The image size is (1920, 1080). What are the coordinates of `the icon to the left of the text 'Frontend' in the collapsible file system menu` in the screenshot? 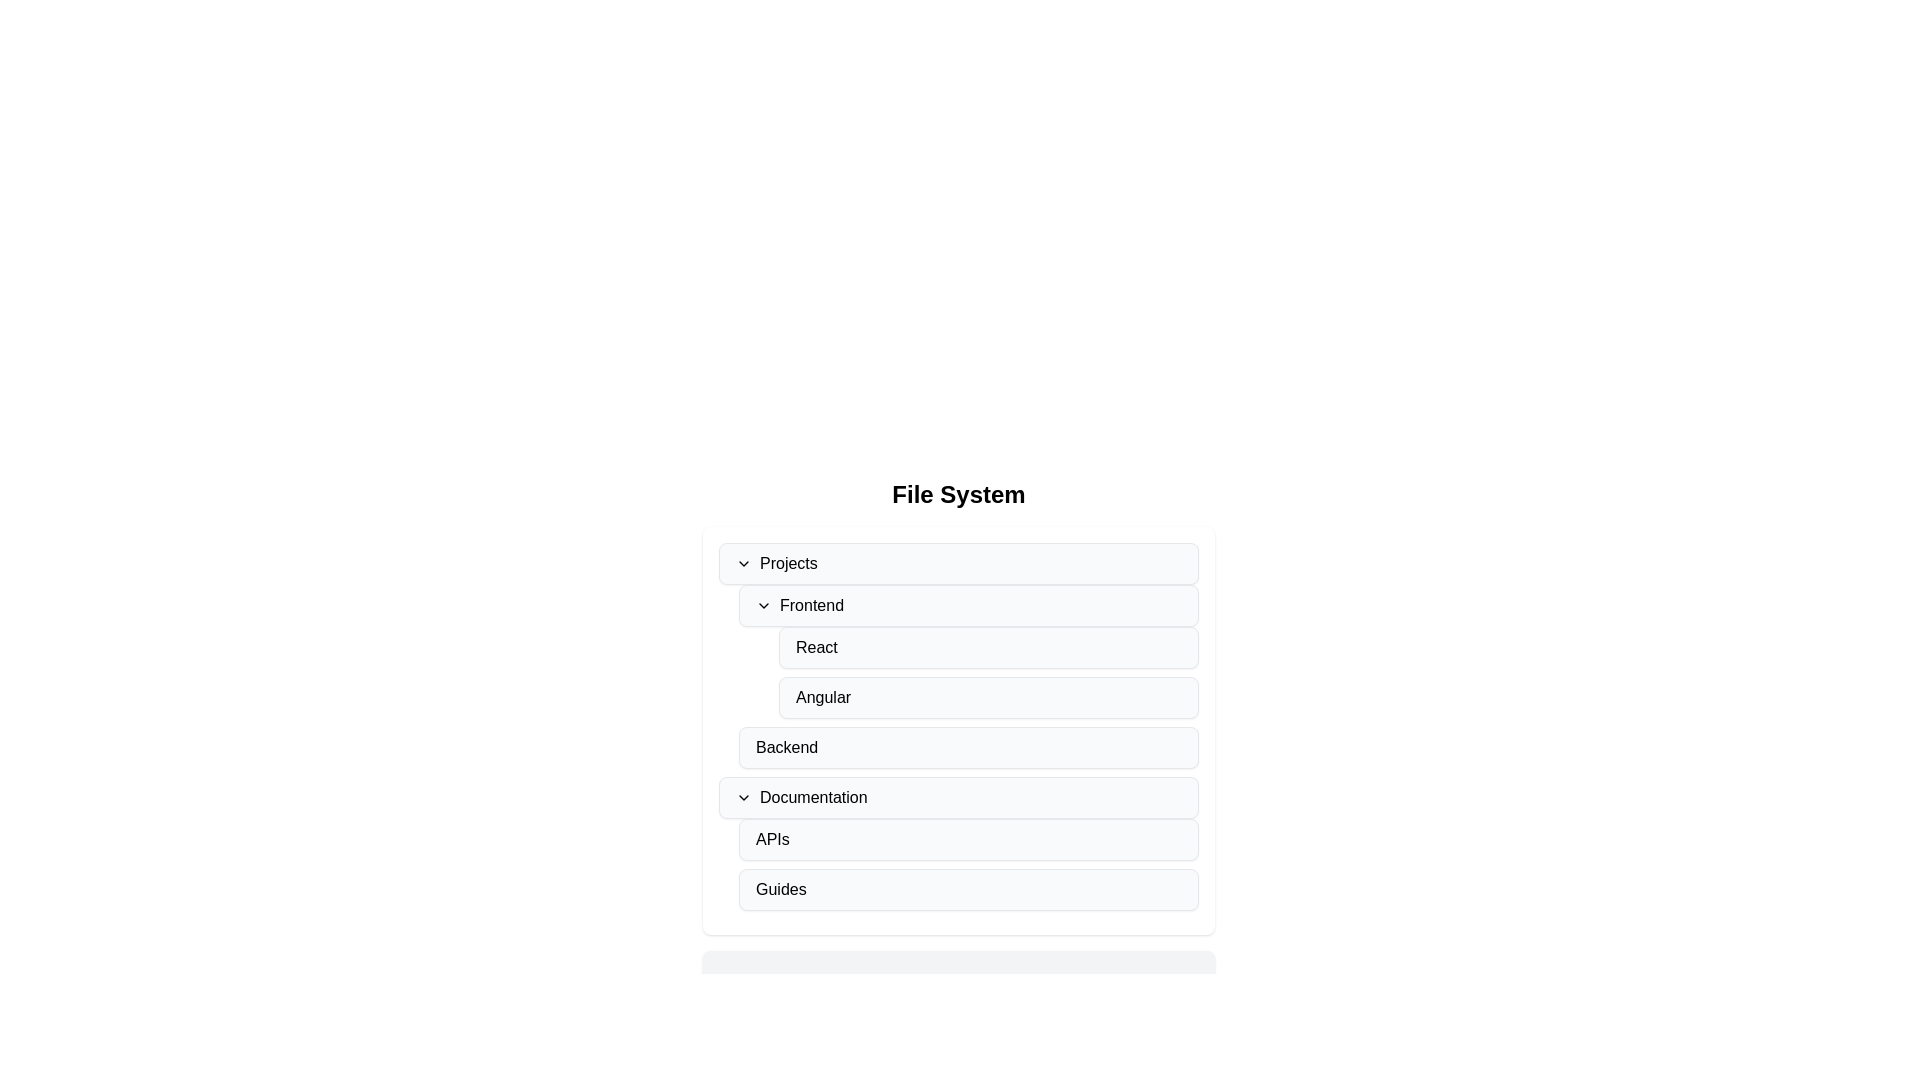 It's located at (762, 604).